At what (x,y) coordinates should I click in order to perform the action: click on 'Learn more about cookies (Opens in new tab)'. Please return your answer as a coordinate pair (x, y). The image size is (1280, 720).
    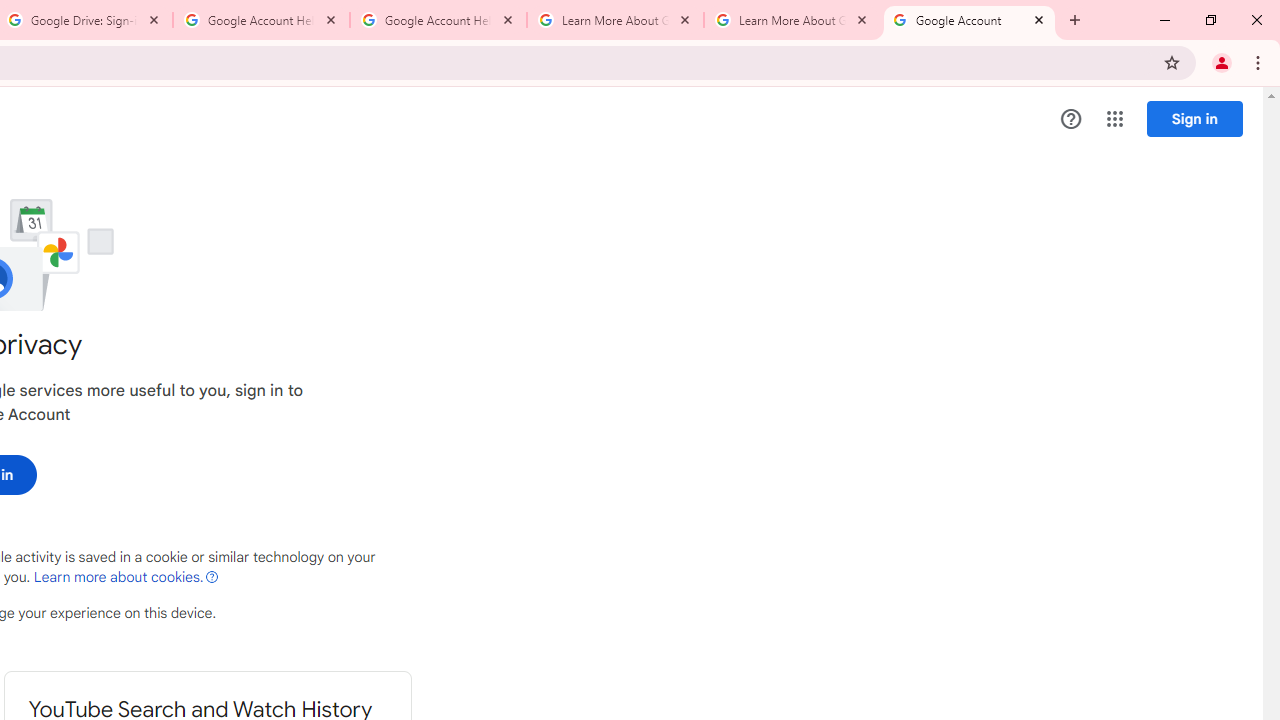
    Looking at the image, I should click on (125, 577).